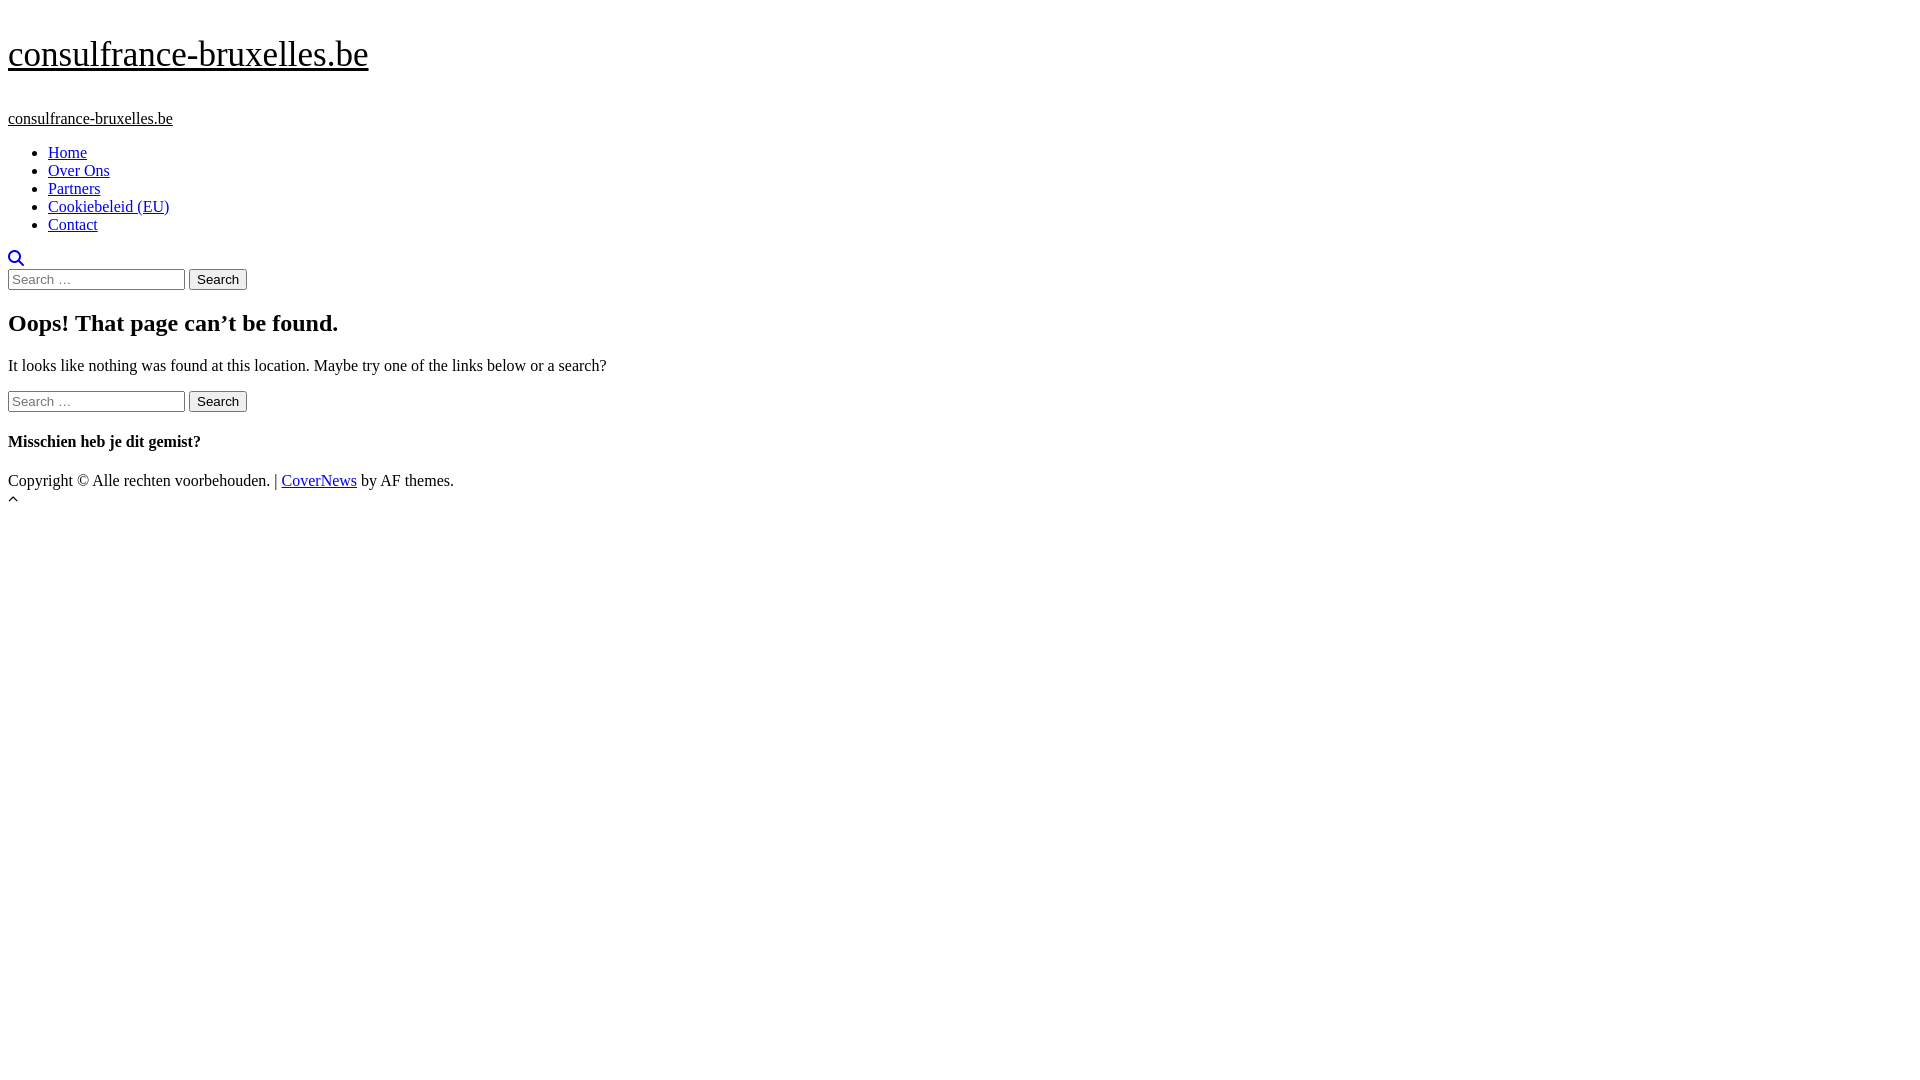 This screenshot has height=1080, width=1920. I want to click on 'Contact', so click(72, 224).